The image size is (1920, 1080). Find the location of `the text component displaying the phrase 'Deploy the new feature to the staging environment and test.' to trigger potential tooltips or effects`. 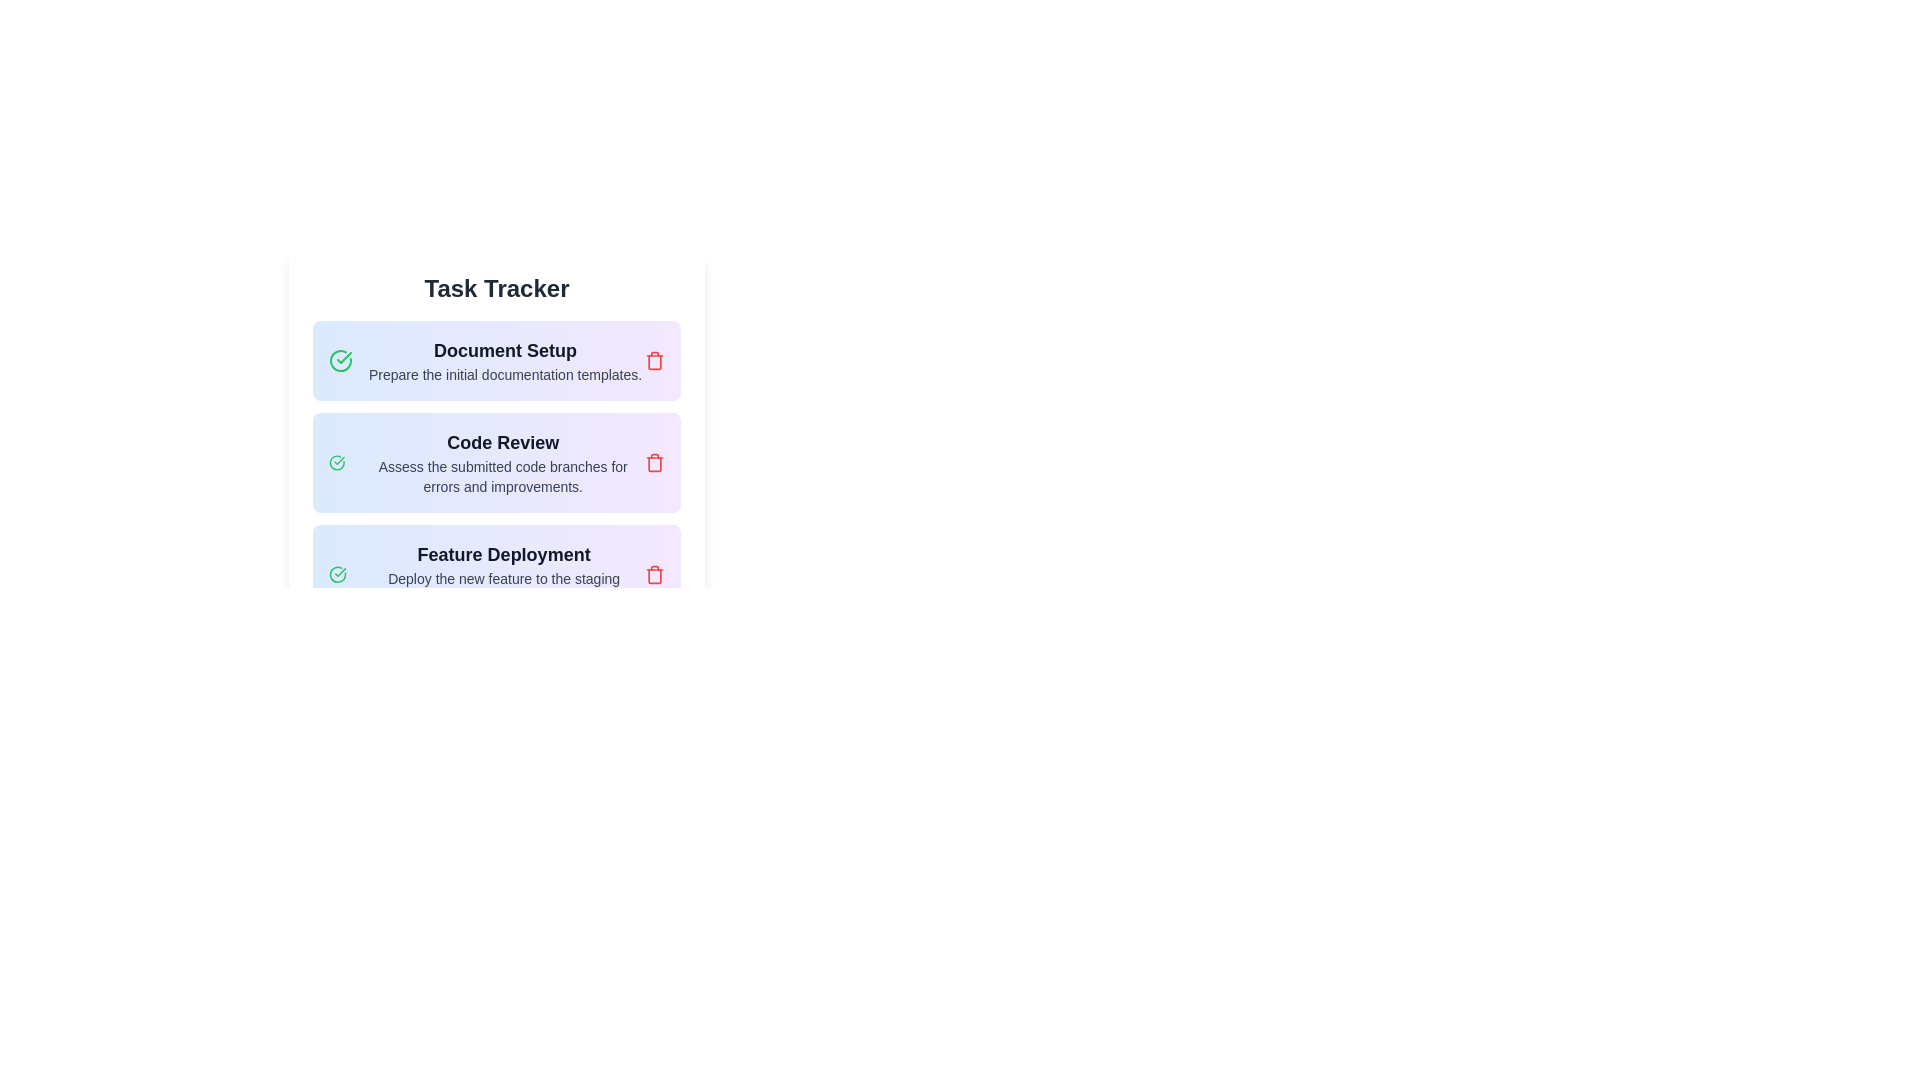

the text component displaying the phrase 'Deploy the new feature to the staging environment and test.' to trigger potential tooltips or effects is located at coordinates (504, 588).